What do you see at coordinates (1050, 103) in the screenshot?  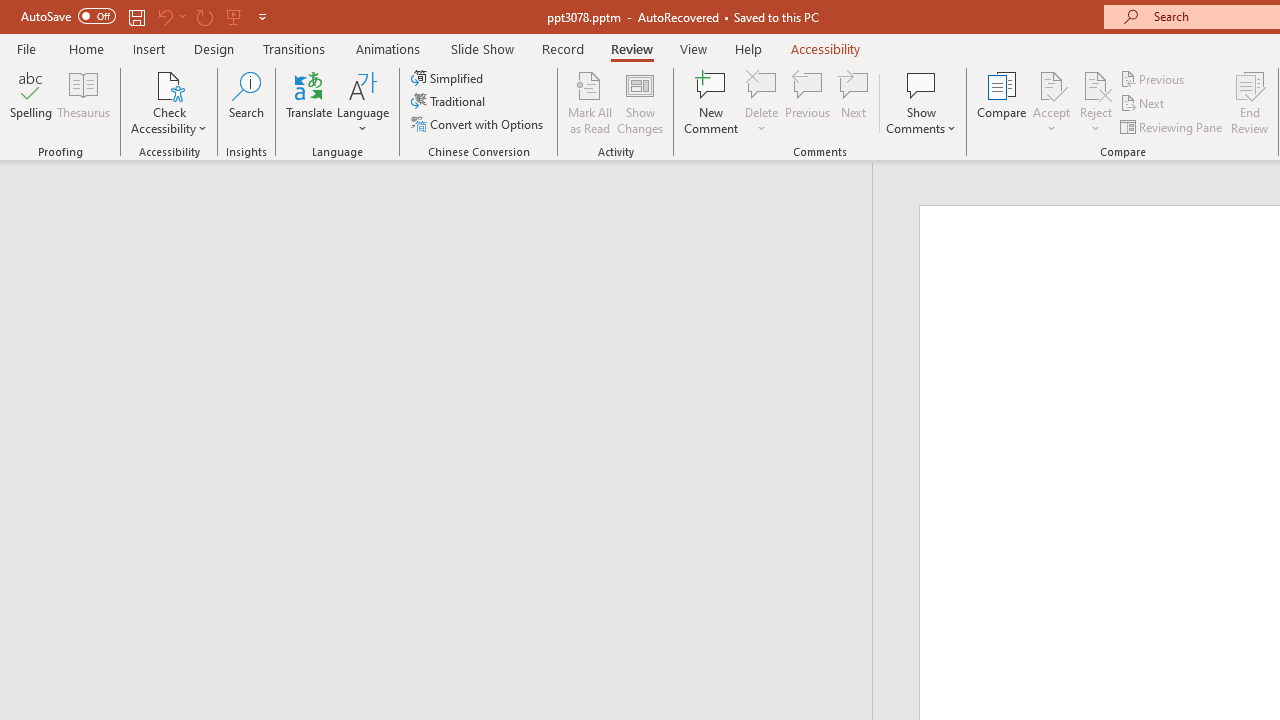 I see `'Accept'` at bounding box center [1050, 103].